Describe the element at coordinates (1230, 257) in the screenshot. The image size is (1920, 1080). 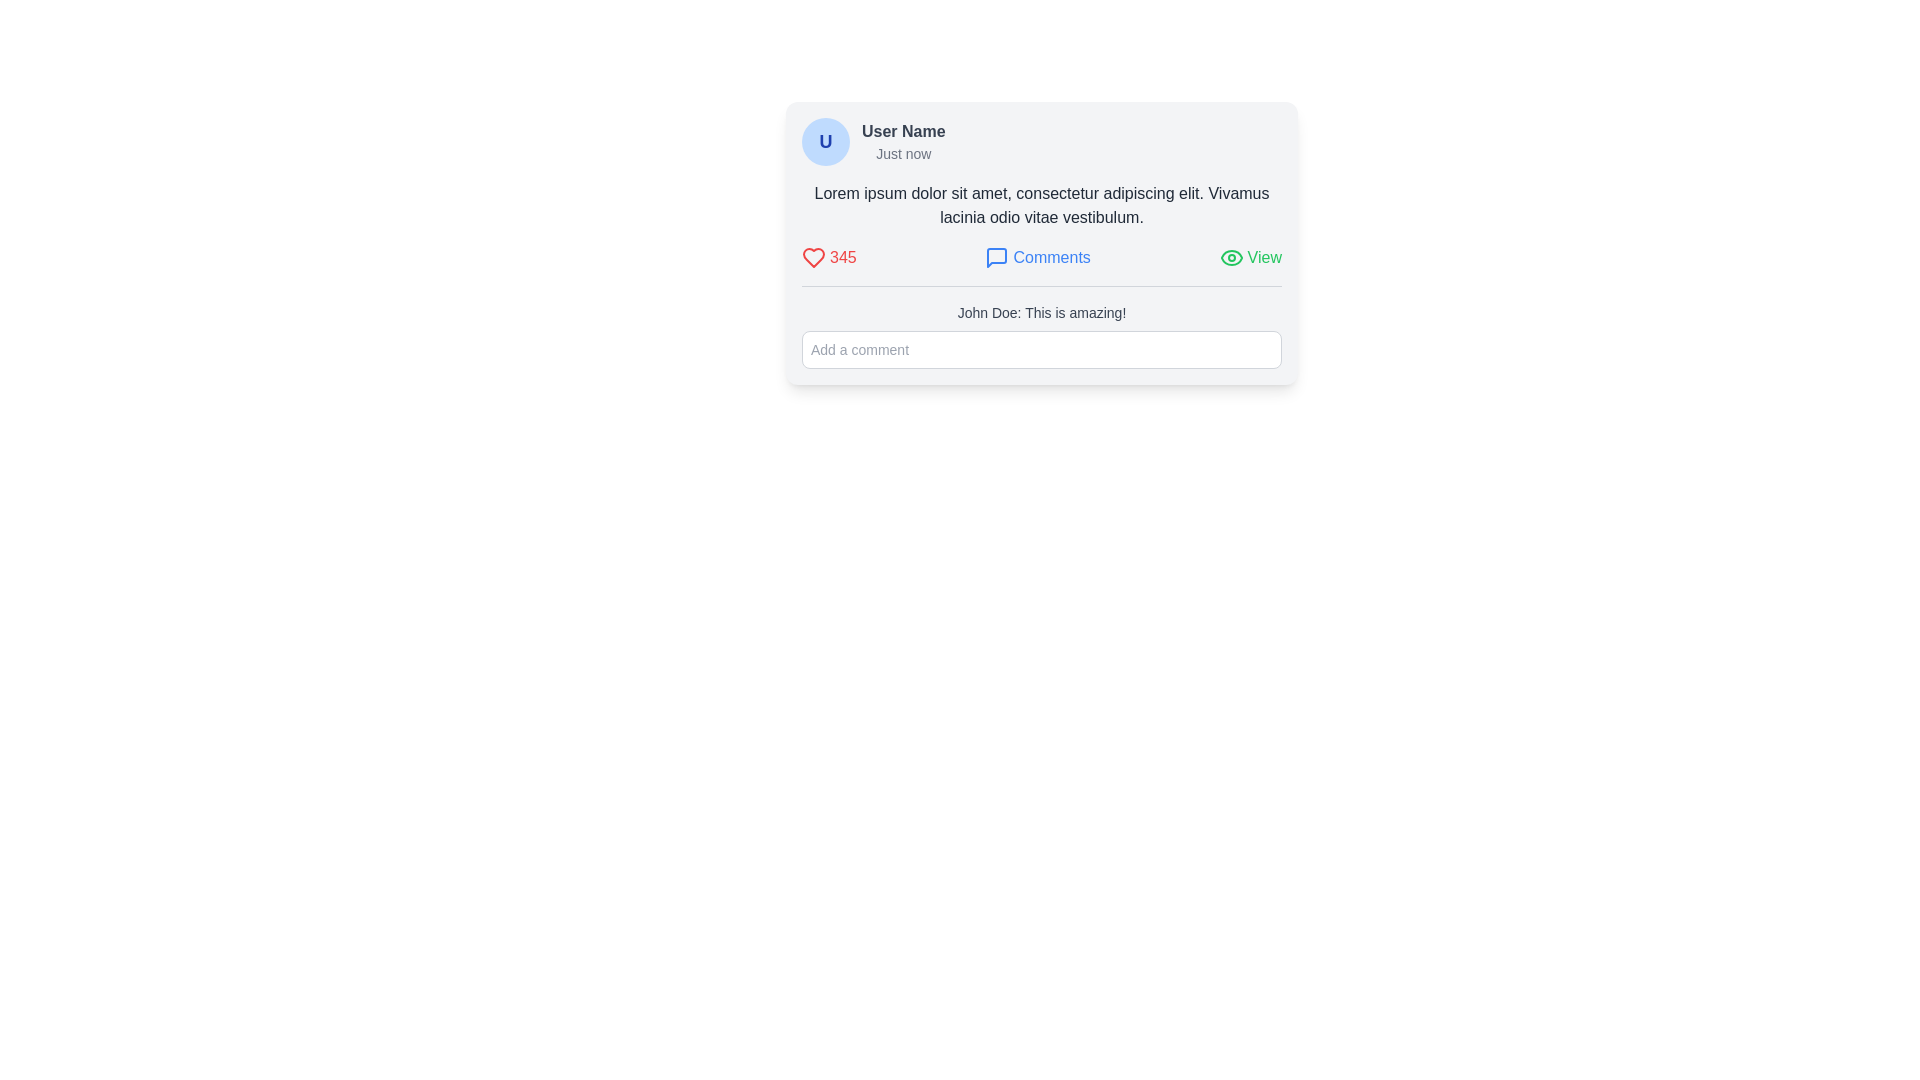
I see `the outer ellipse of the eye icon representing the 'view' option within the interface` at that location.